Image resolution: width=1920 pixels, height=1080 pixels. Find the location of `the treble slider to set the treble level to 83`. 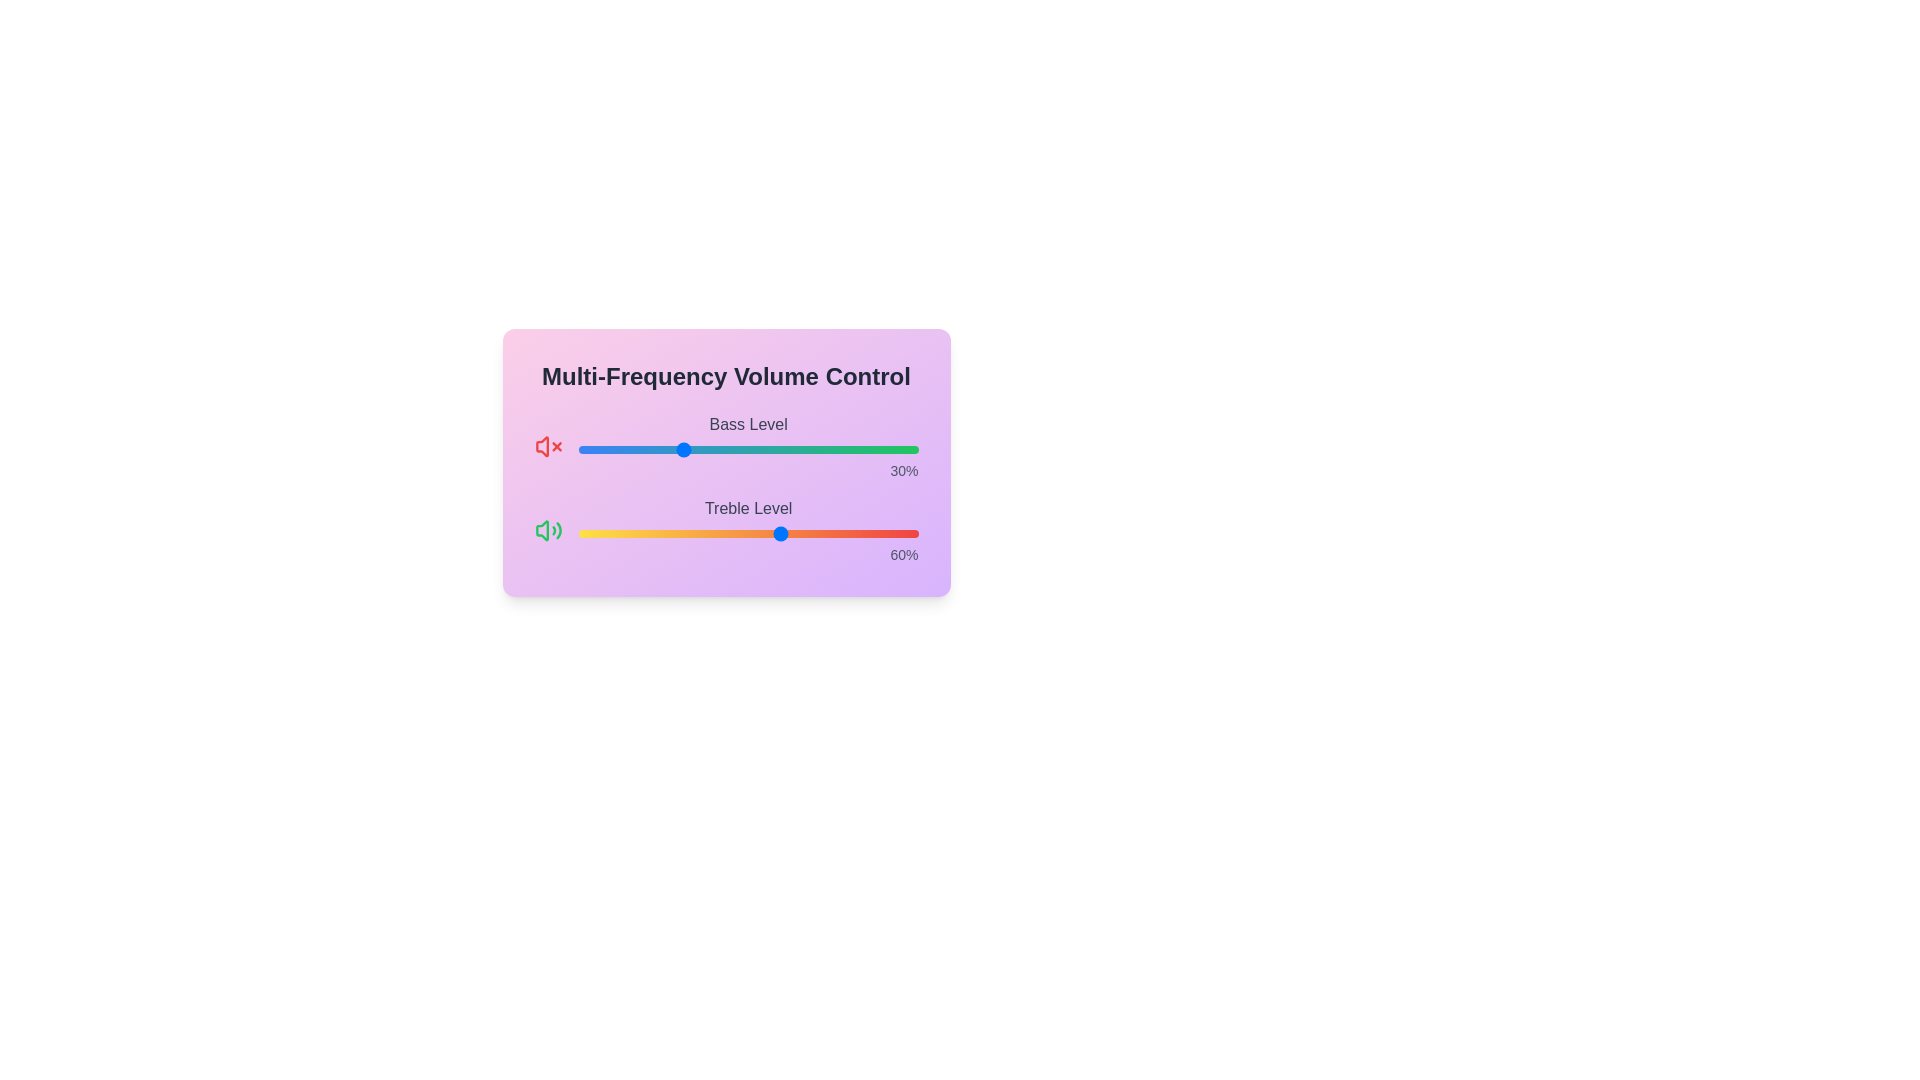

the treble slider to set the treble level to 83 is located at coordinates (860, 532).